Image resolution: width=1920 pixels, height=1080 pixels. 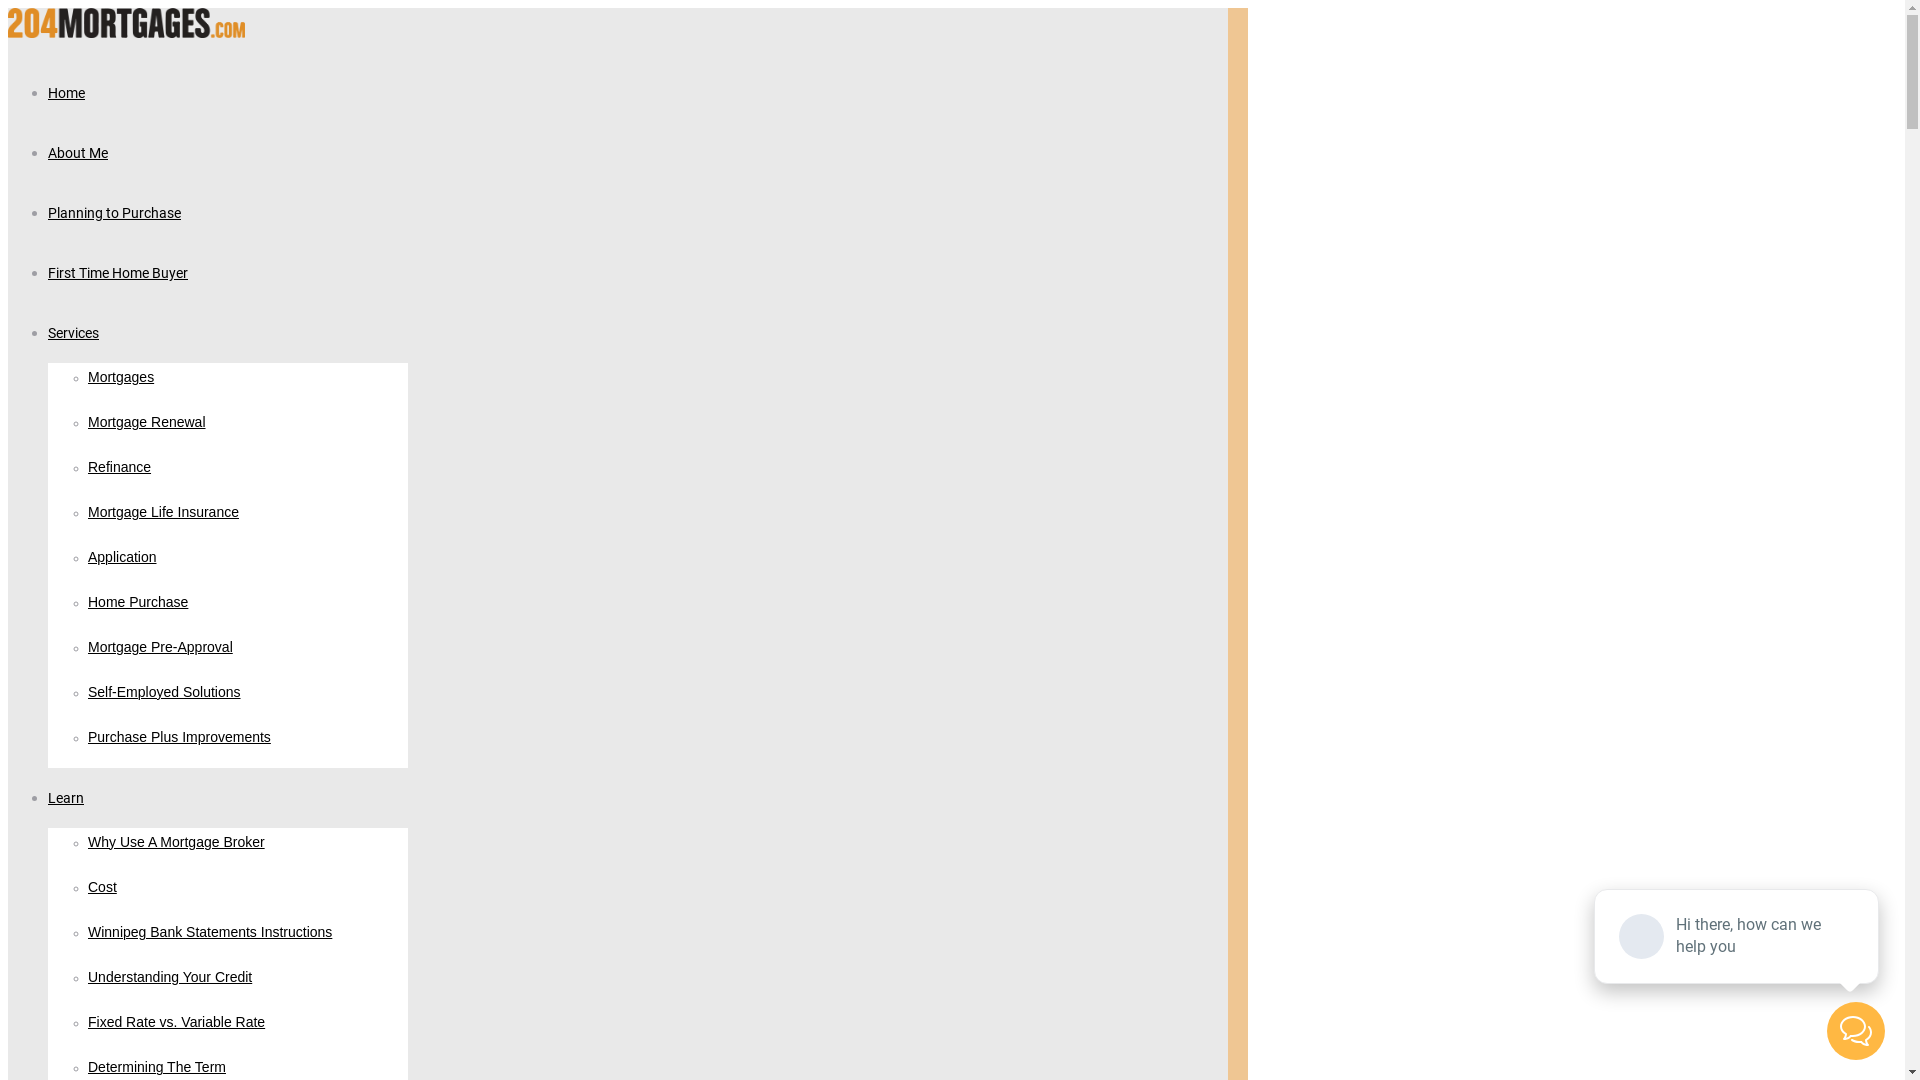 What do you see at coordinates (113, 212) in the screenshot?
I see `'Planning to Purchase'` at bounding box center [113, 212].